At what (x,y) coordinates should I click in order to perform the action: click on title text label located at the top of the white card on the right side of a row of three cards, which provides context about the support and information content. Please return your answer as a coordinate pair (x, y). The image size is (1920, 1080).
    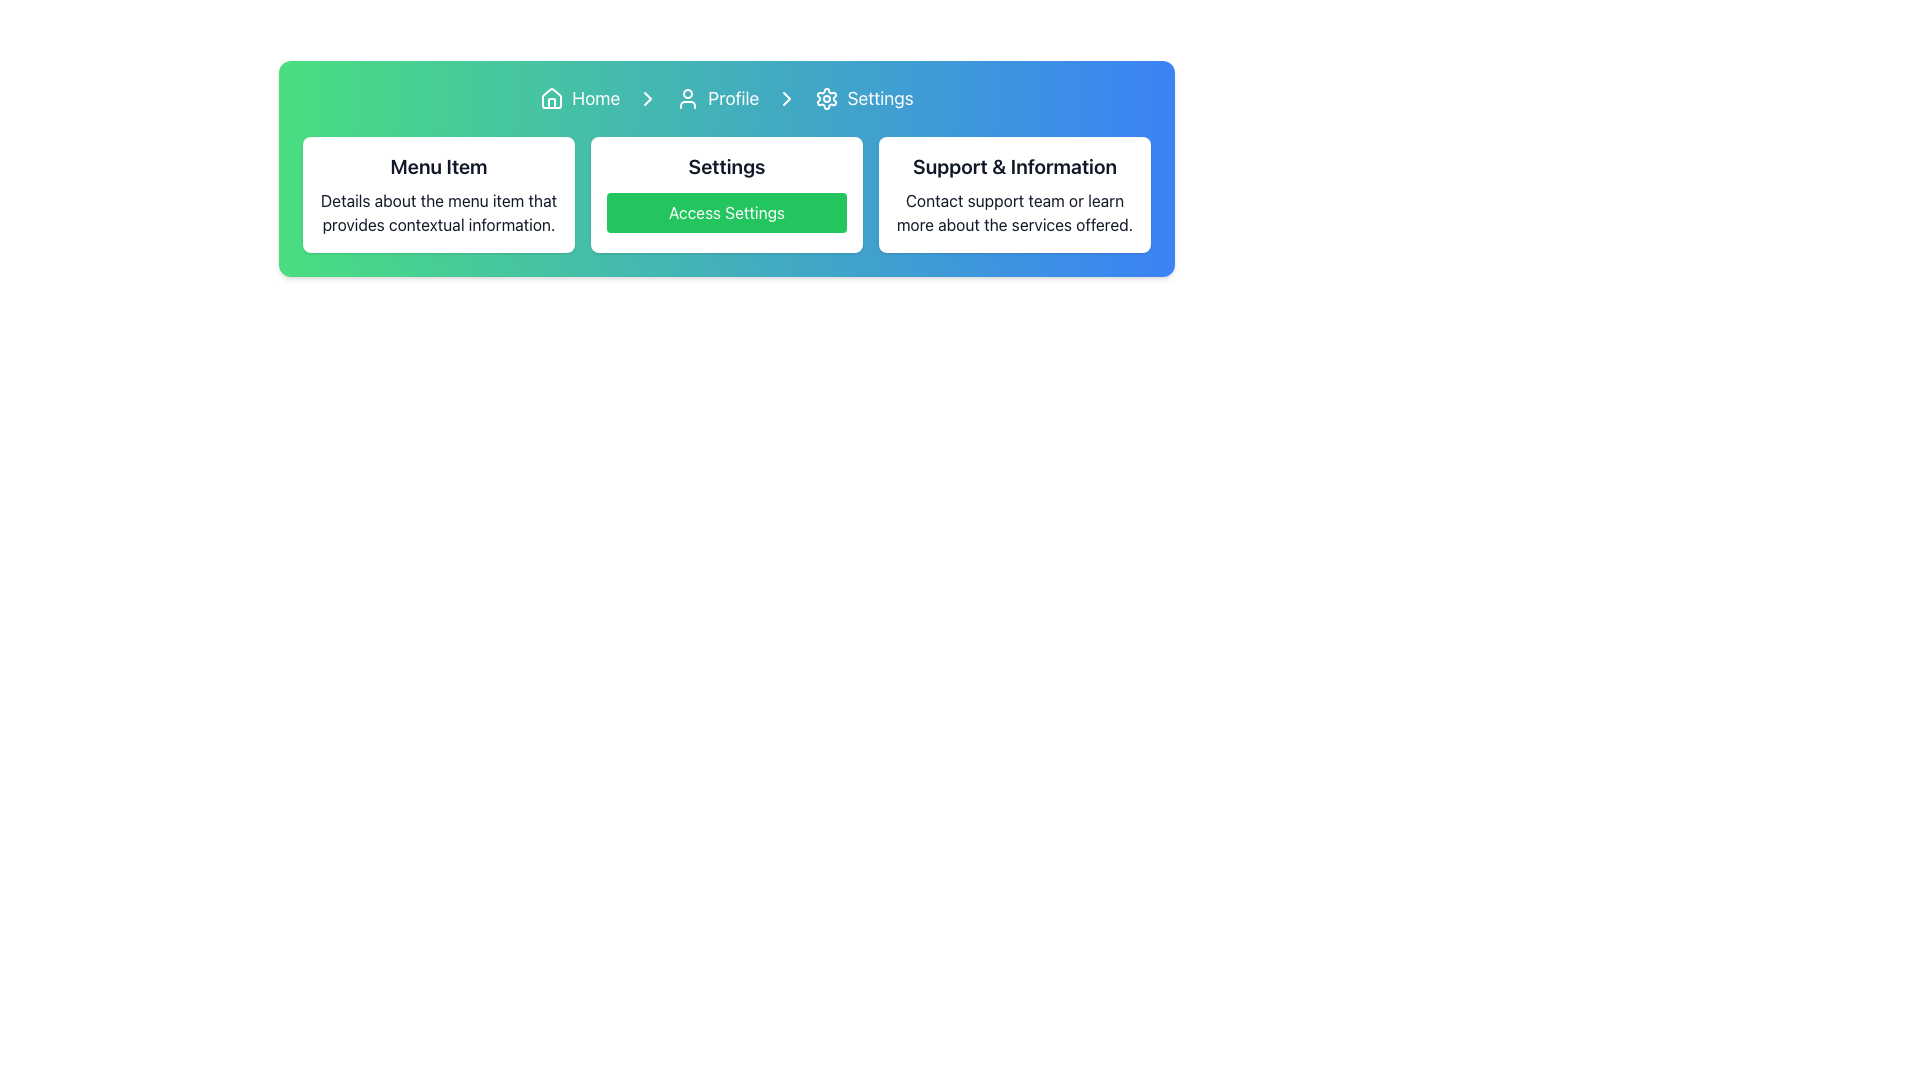
    Looking at the image, I should click on (1014, 165).